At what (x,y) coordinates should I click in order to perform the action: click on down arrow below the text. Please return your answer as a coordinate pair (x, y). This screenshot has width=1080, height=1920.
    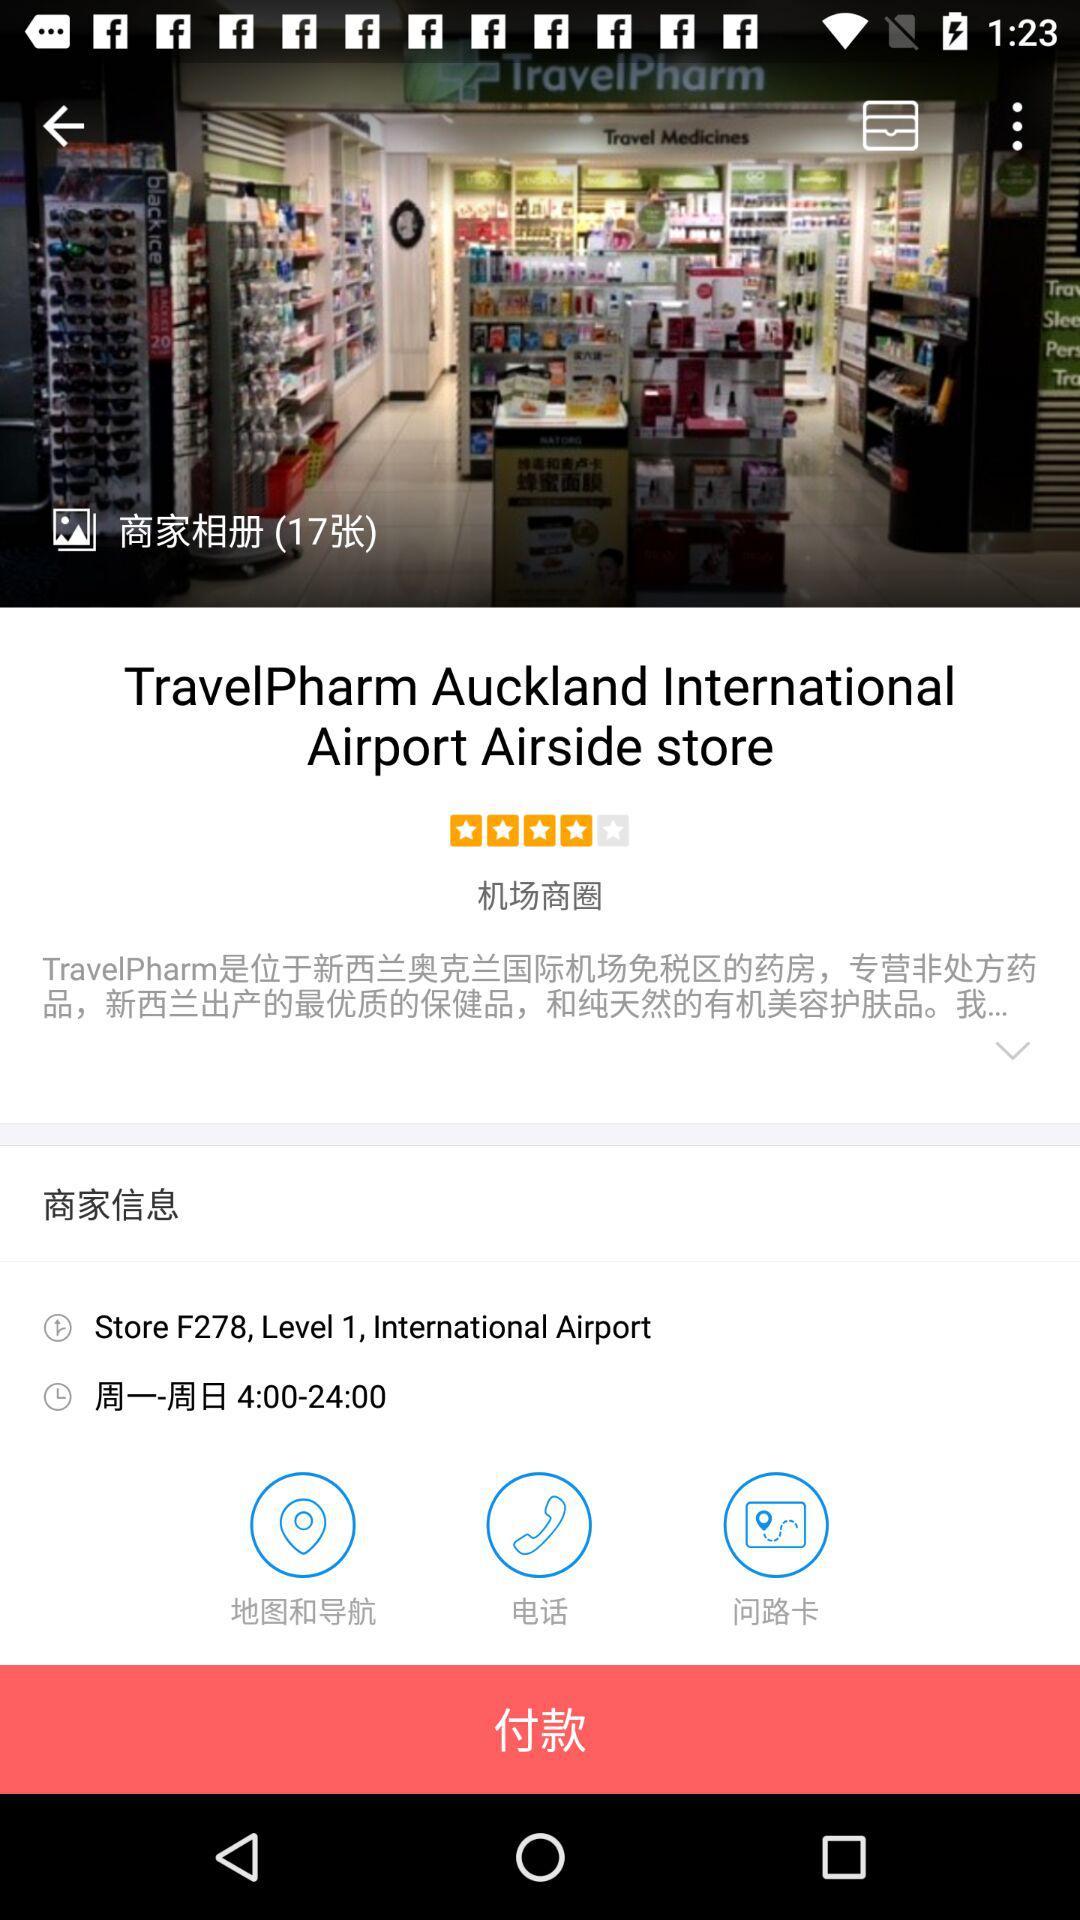
    Looking at the image, I should click on (1013, 1050).